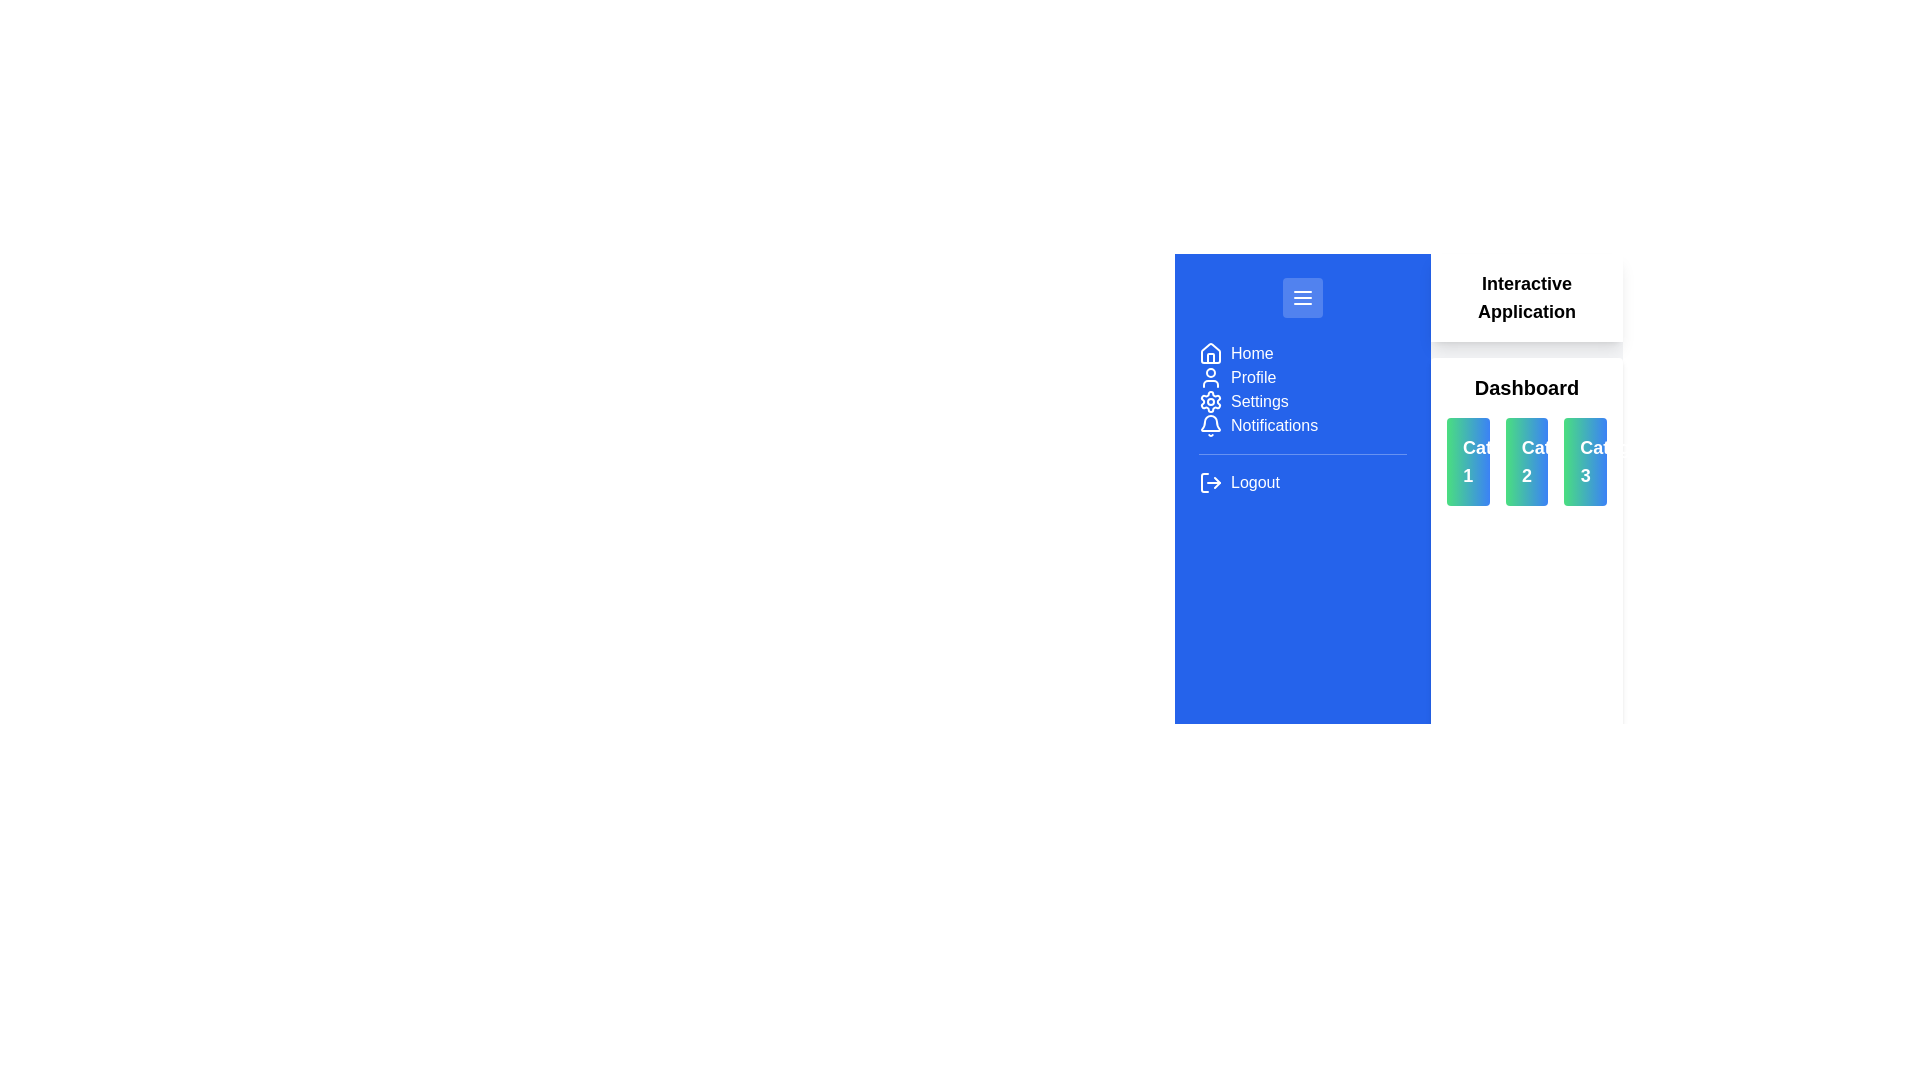  I want to click on the text label reading 'Dashboard' which is positioned at the top of a vertical group of elements, prominently displayed in bold black font against a light background, so click(1525, 388).